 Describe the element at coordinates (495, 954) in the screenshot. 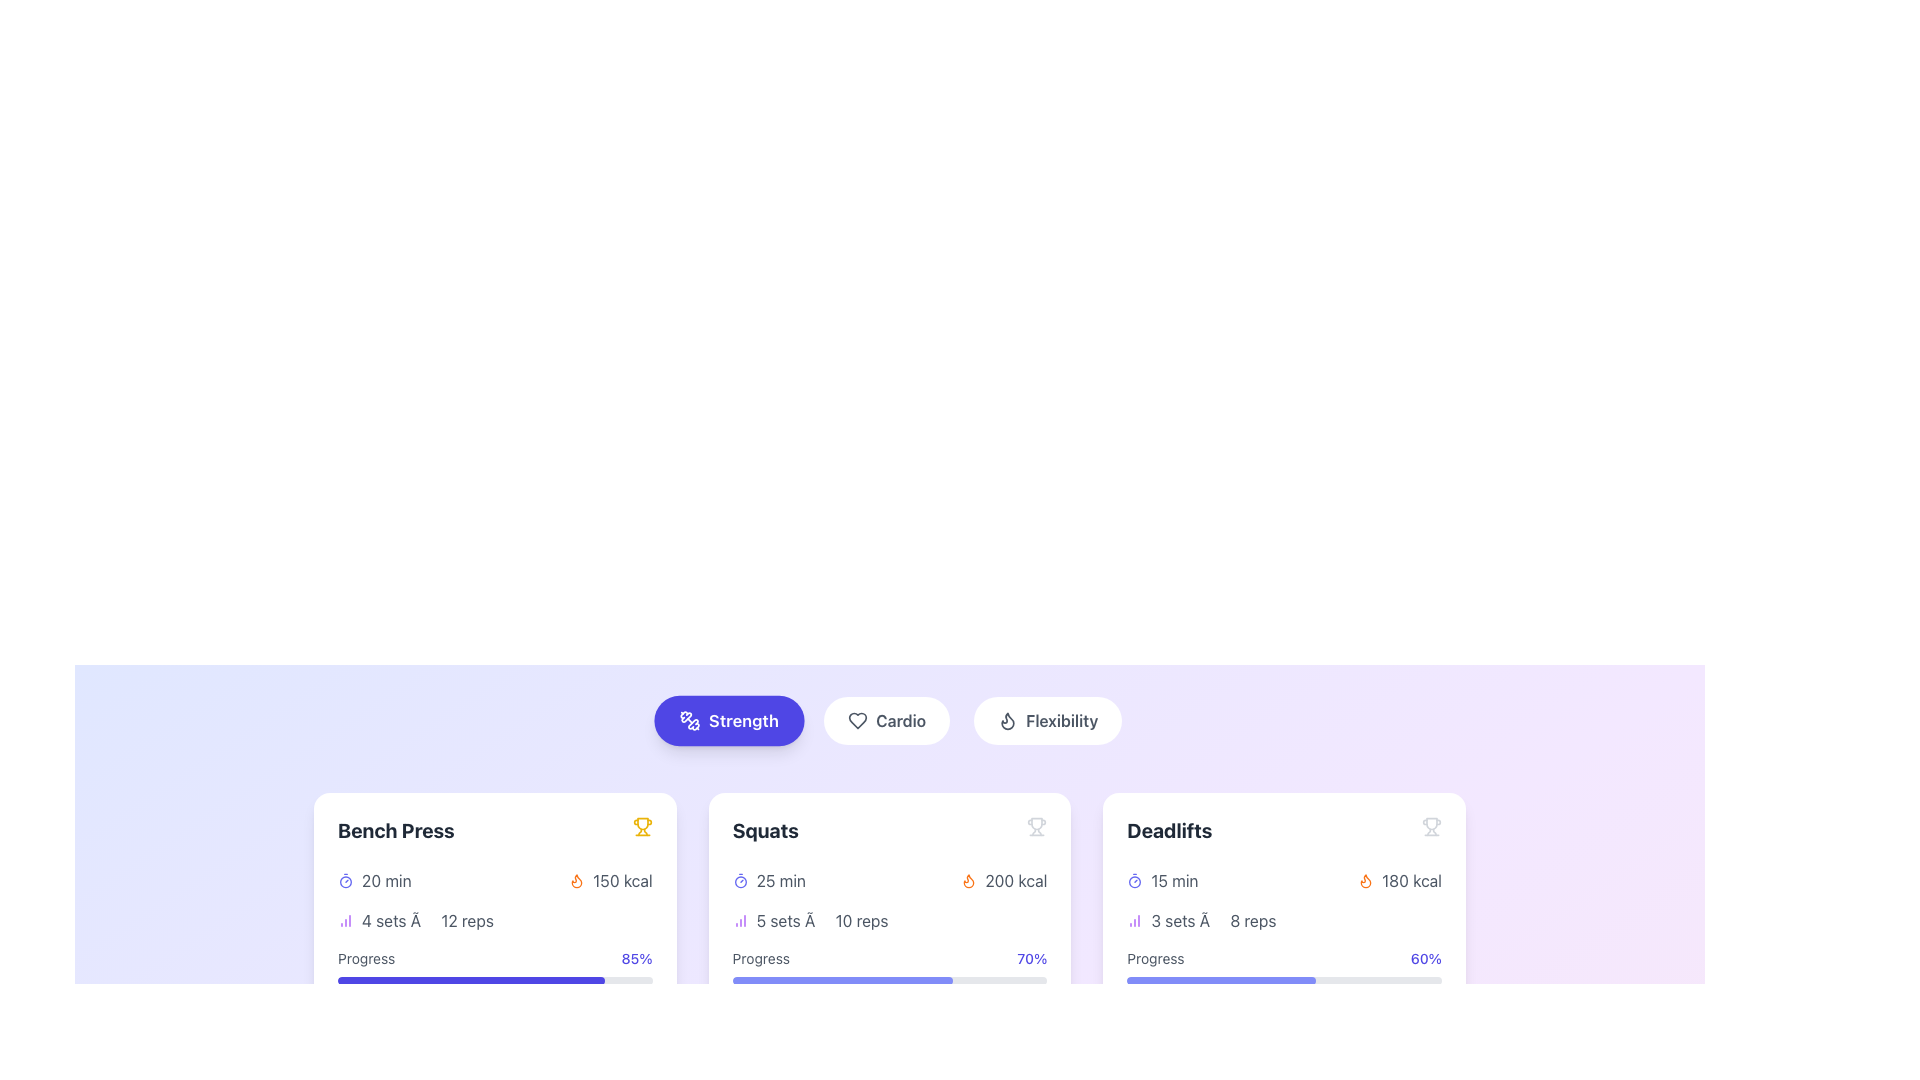

I see `the Informational block displaying workout details for the 'Bench Press' workout, located` at that location.